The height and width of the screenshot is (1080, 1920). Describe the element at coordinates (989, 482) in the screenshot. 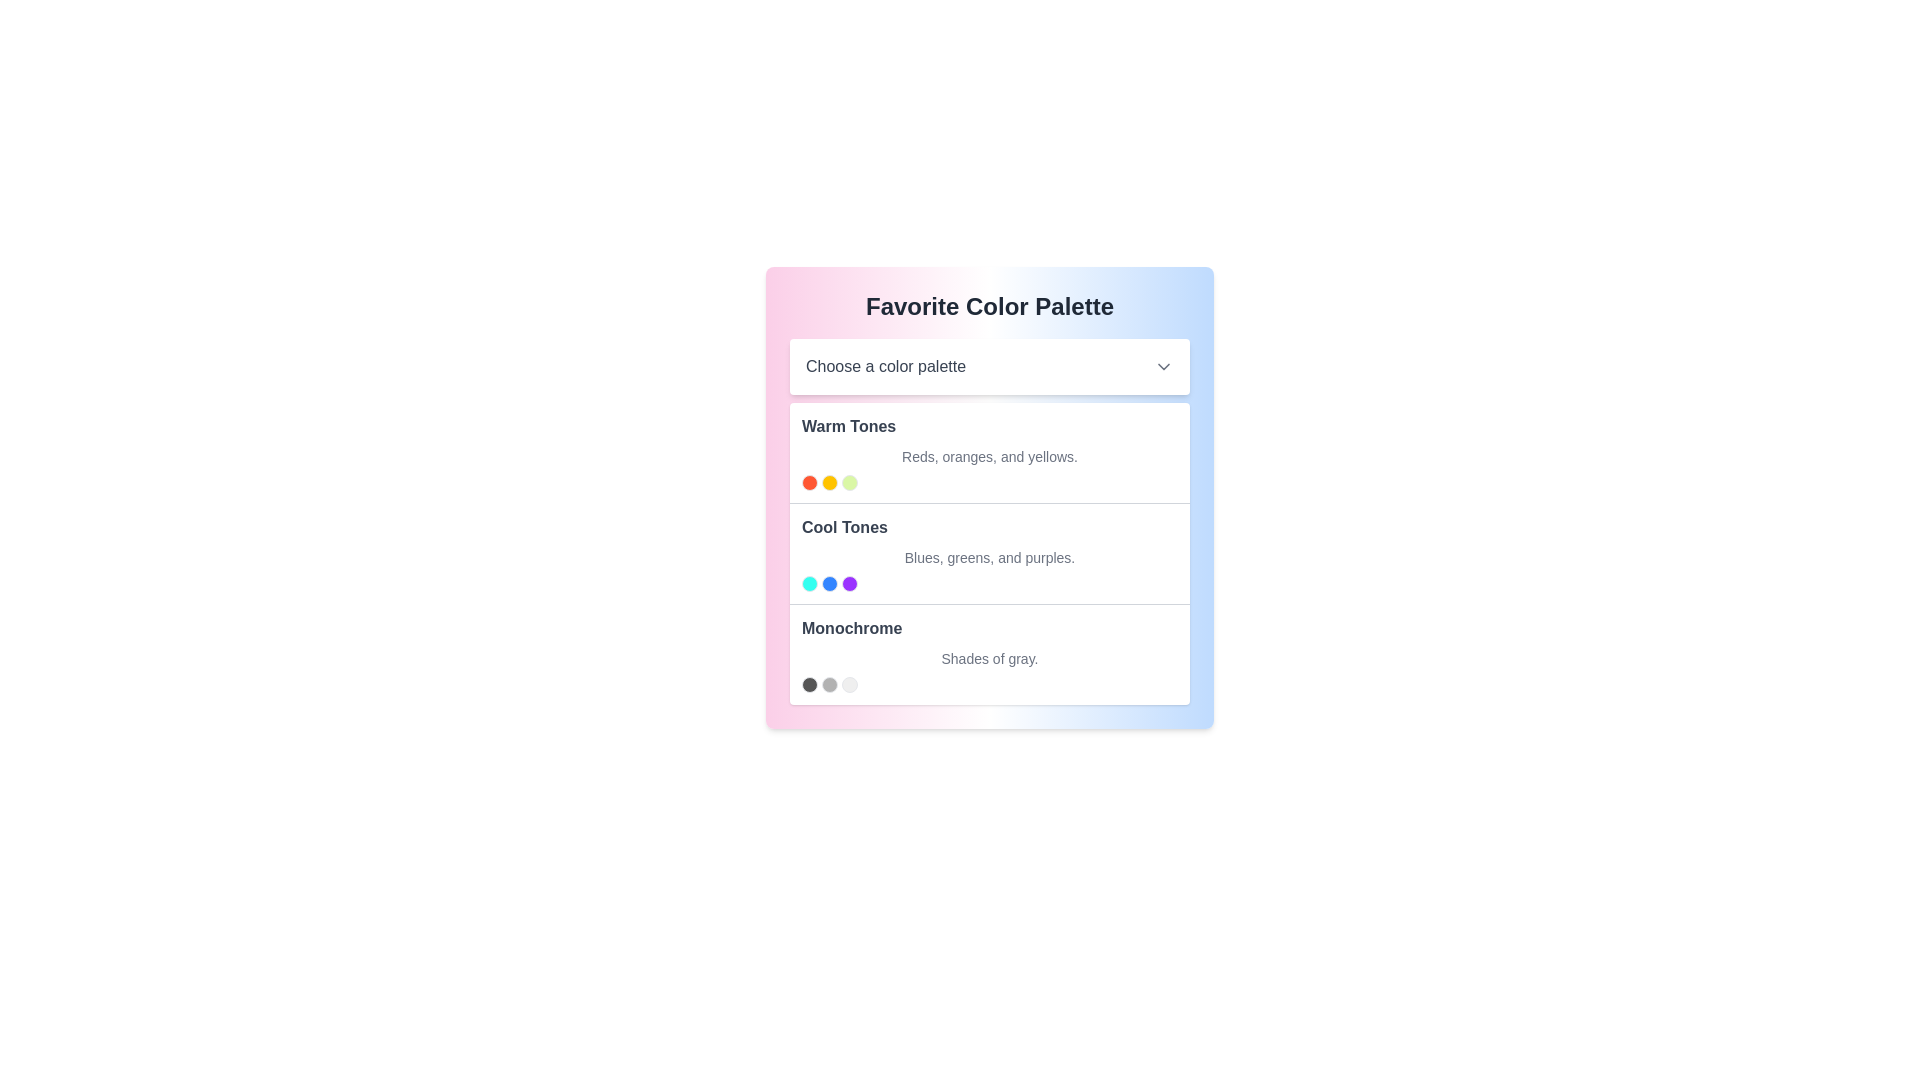

I see `the colors displayed in the Color swatch group located in the 'Warm Tones' section, below the text 'Reds, oranges, and yellows'` at that location.